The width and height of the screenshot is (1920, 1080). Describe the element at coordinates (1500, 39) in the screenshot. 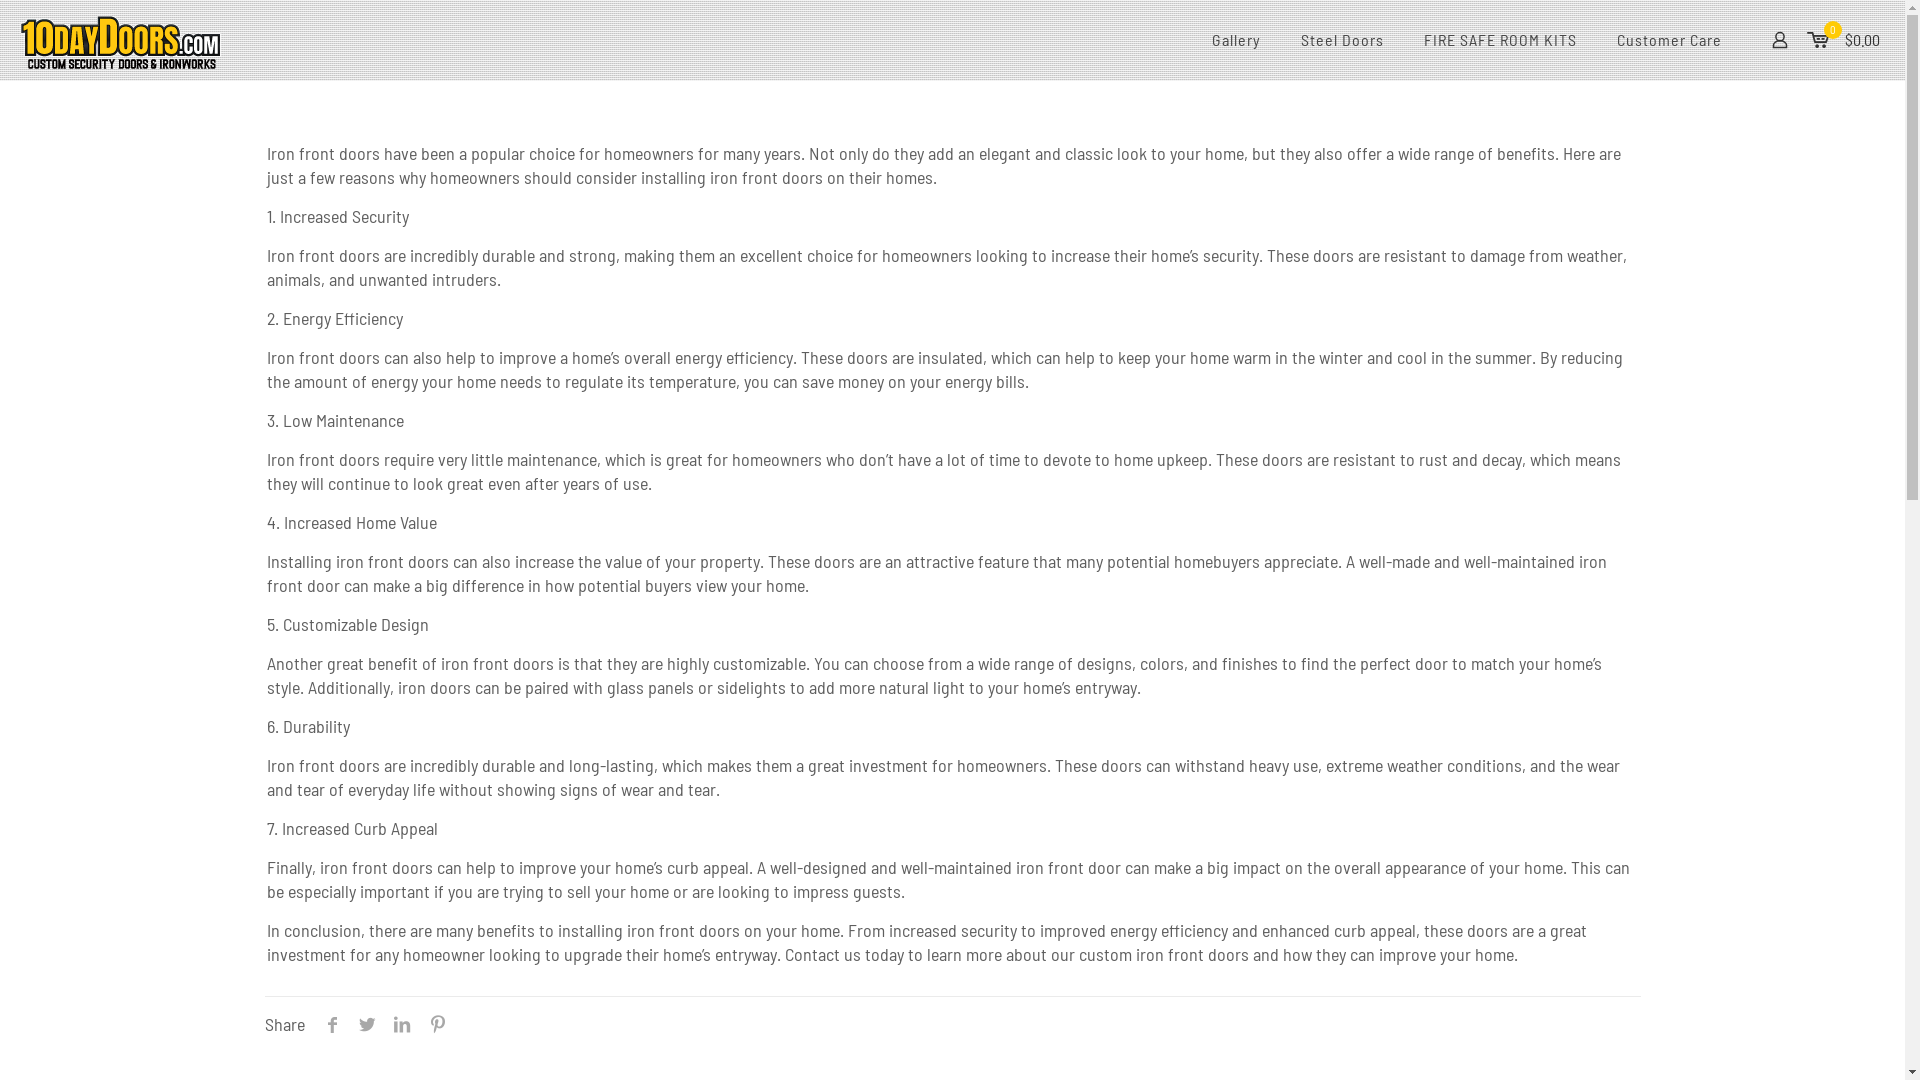

I see `'FIRE SAFE ROOM KITS'` at that location.